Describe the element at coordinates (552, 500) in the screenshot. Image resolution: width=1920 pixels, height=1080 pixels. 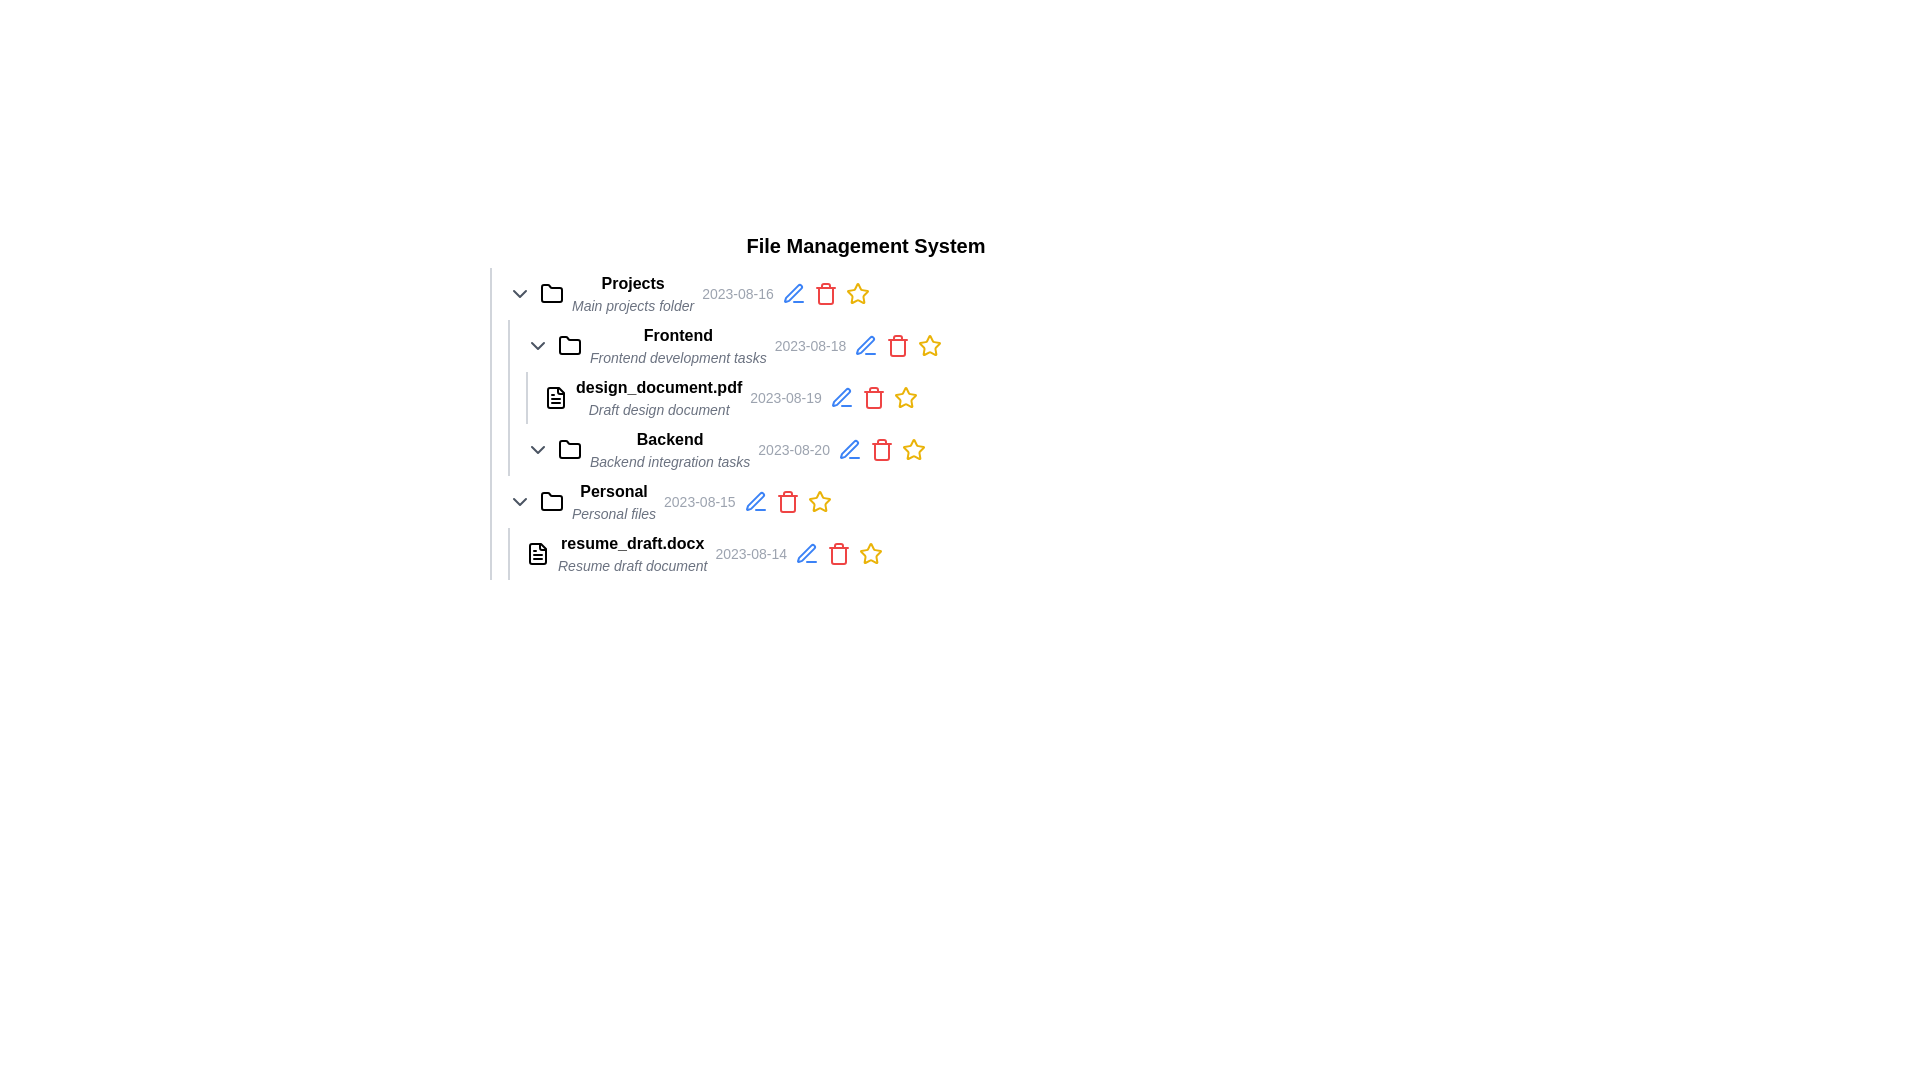
I see `the black outline folder icon located next to the 'Personal' label in the file management system` at that location.